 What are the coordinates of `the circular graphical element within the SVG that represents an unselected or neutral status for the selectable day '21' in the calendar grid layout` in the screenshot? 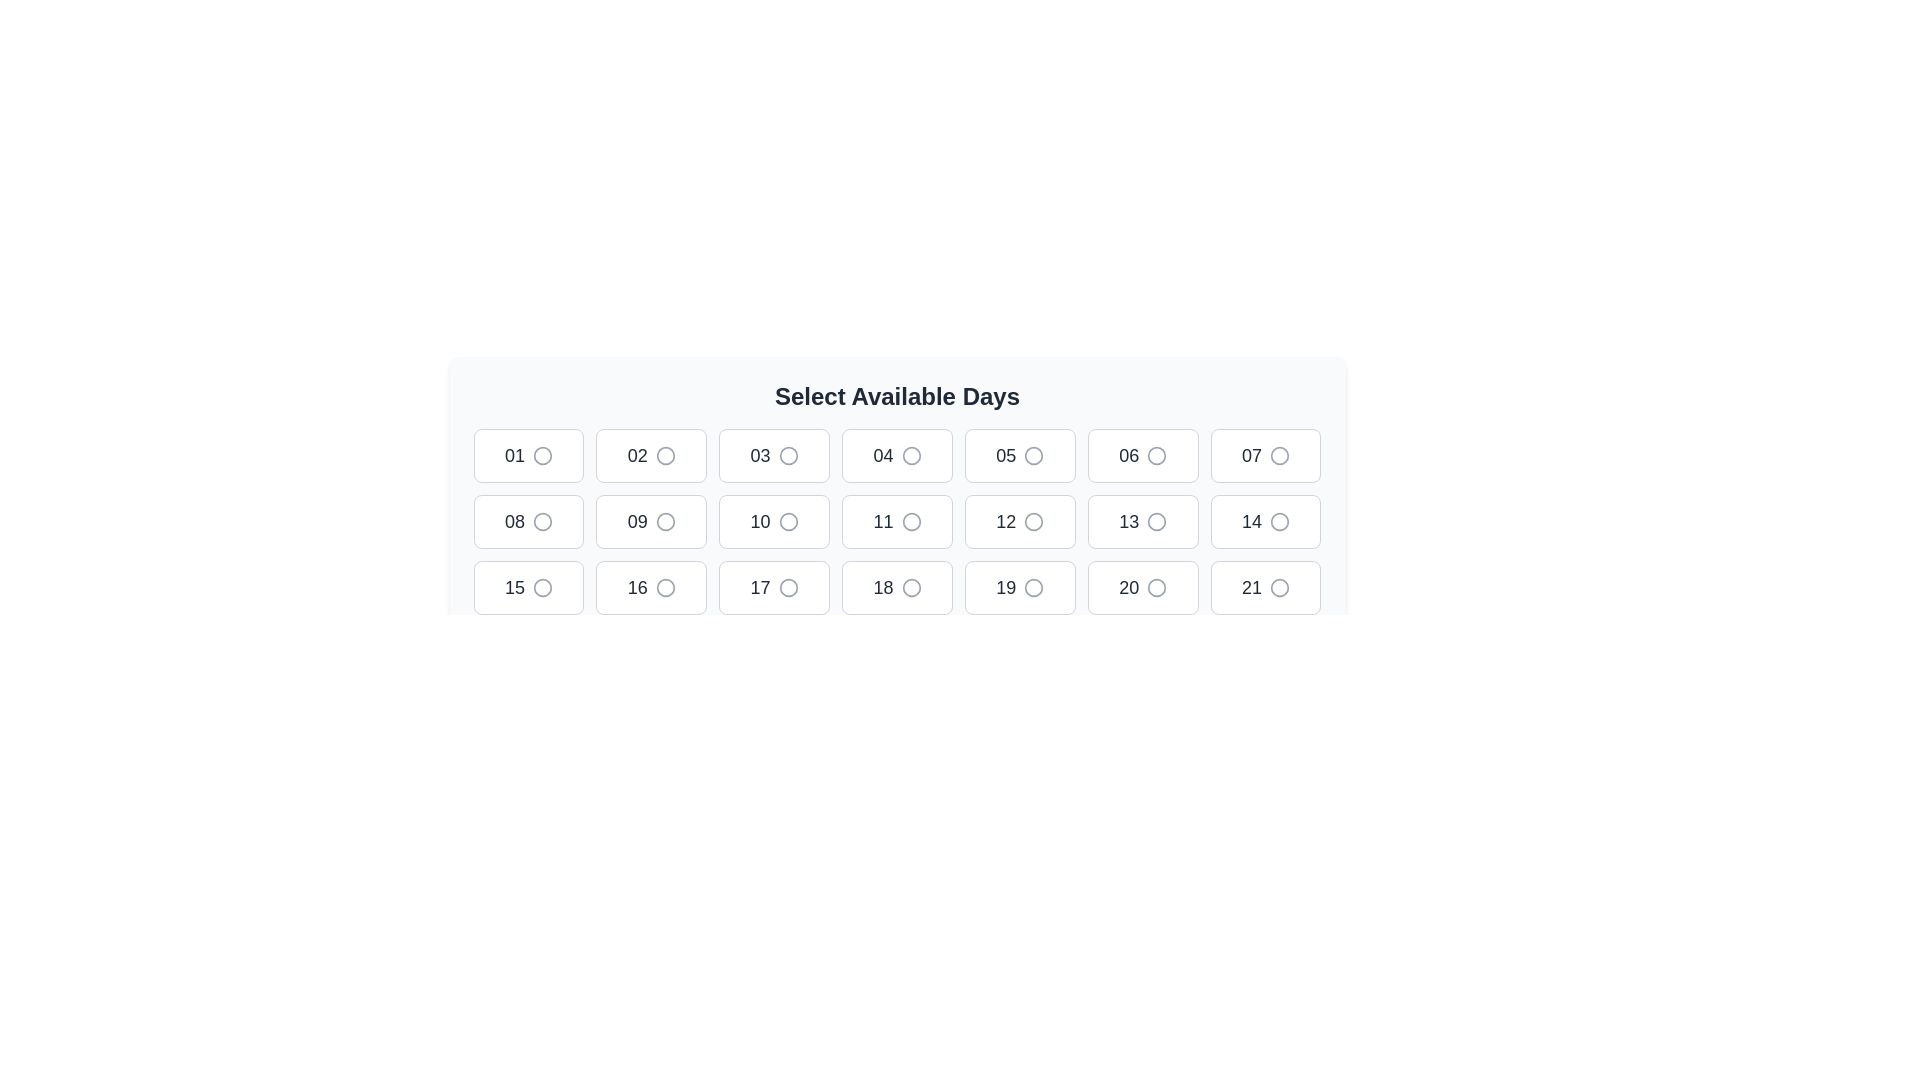 It's located at (1280, 586).